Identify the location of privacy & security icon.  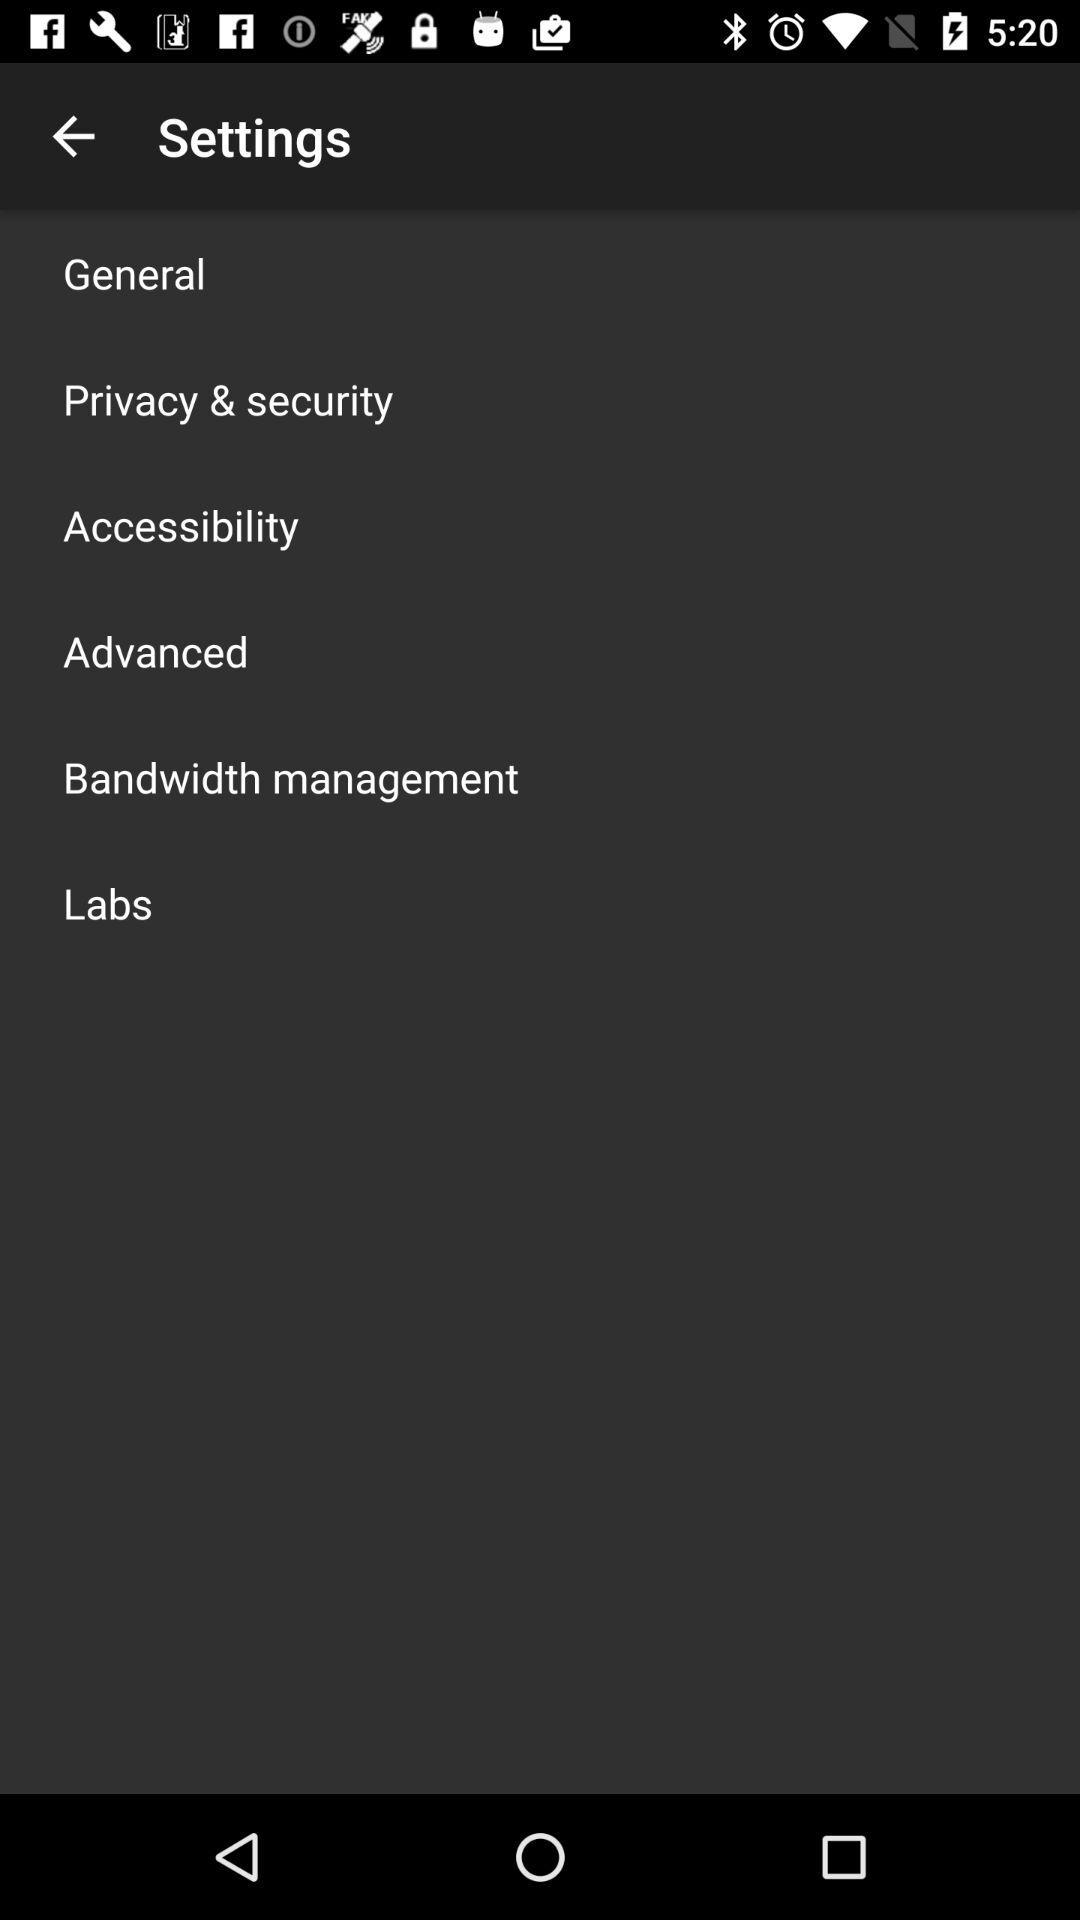
(227, 398).